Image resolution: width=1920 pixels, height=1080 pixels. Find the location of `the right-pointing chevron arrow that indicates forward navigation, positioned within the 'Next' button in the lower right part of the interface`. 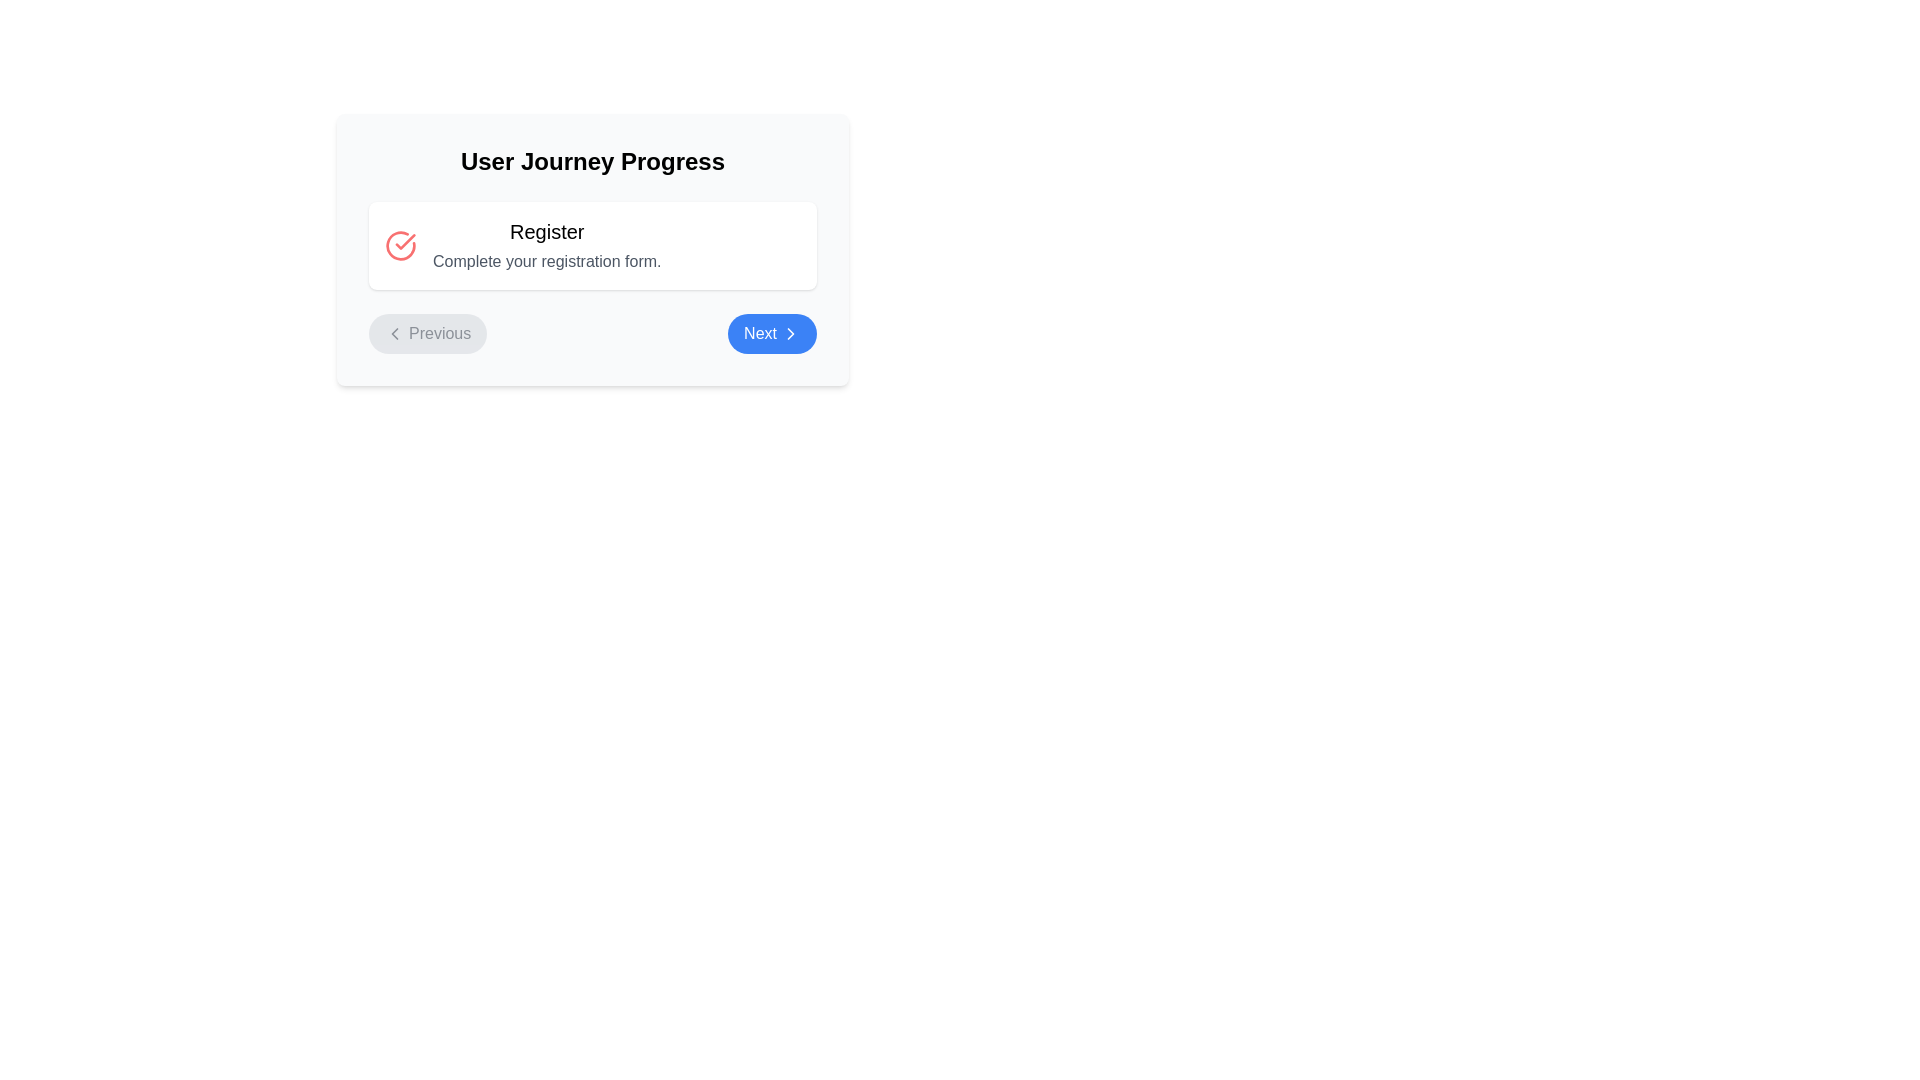

the right-pointing chevron arrow that indicates forward navigation, positioned within the 'Next' button in the lower right part of the interface is located at coordinates (790, 333).